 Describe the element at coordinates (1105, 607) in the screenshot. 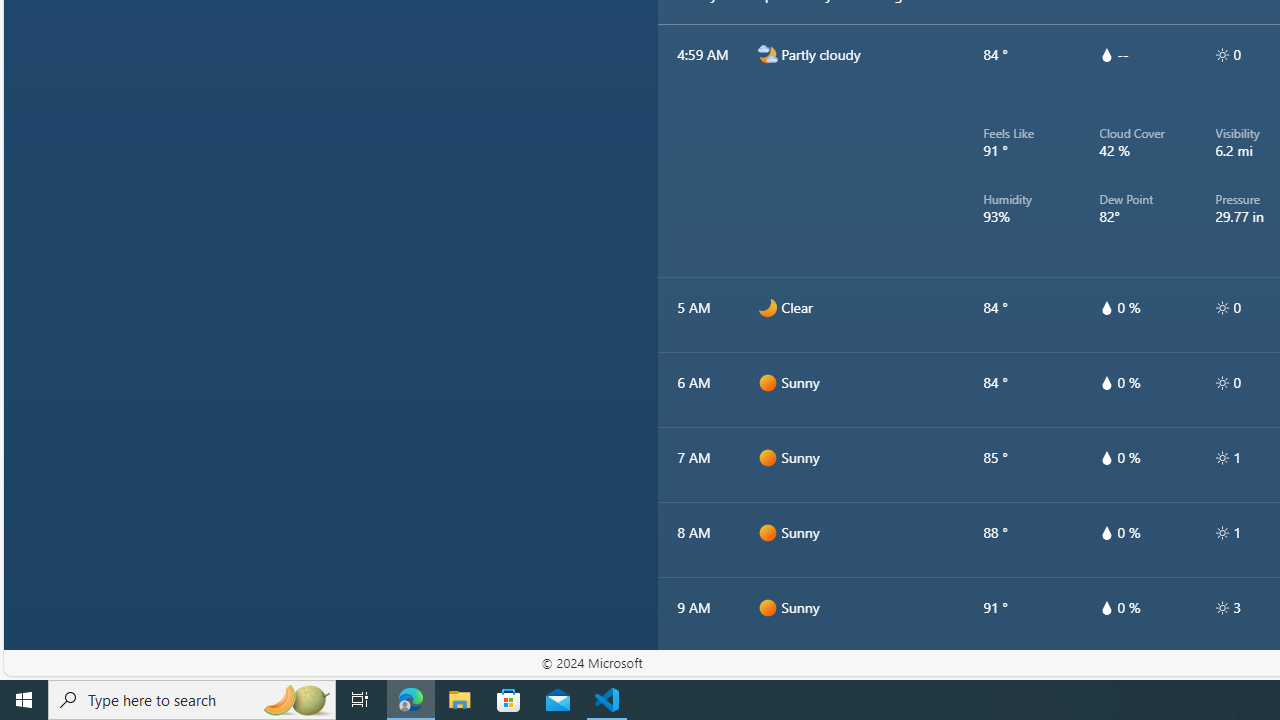

I see `'hourlyTable/drop'` at that location.